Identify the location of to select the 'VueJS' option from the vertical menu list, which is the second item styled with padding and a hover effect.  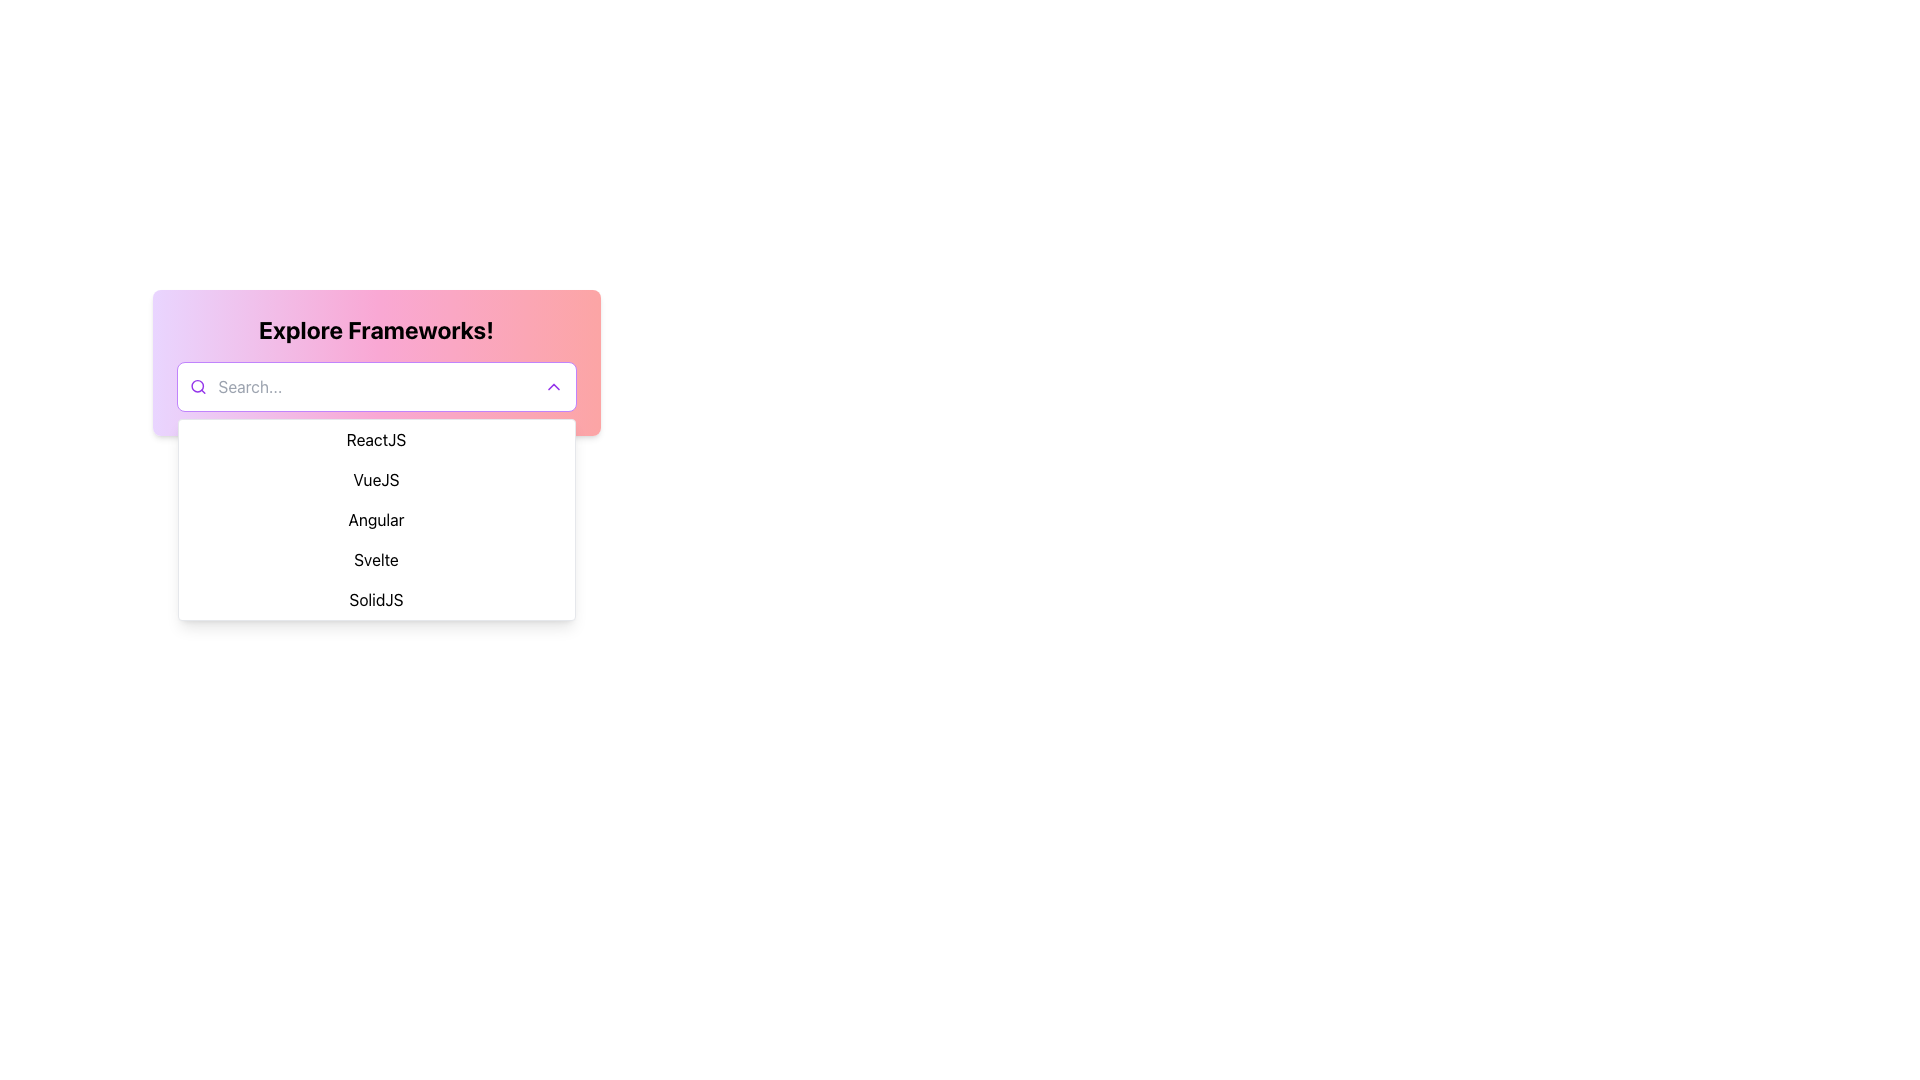
(376, 479).